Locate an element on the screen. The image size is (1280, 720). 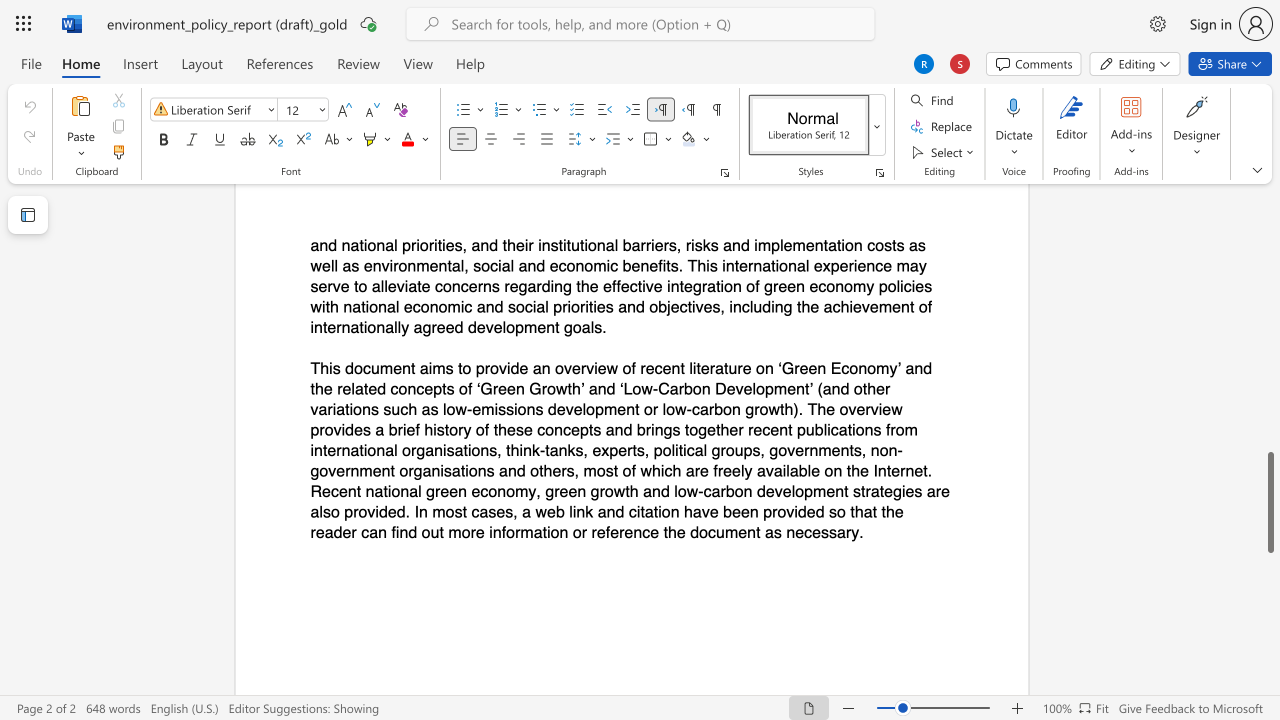
the scrollbar on the side is located at coordinates (1269, 380).